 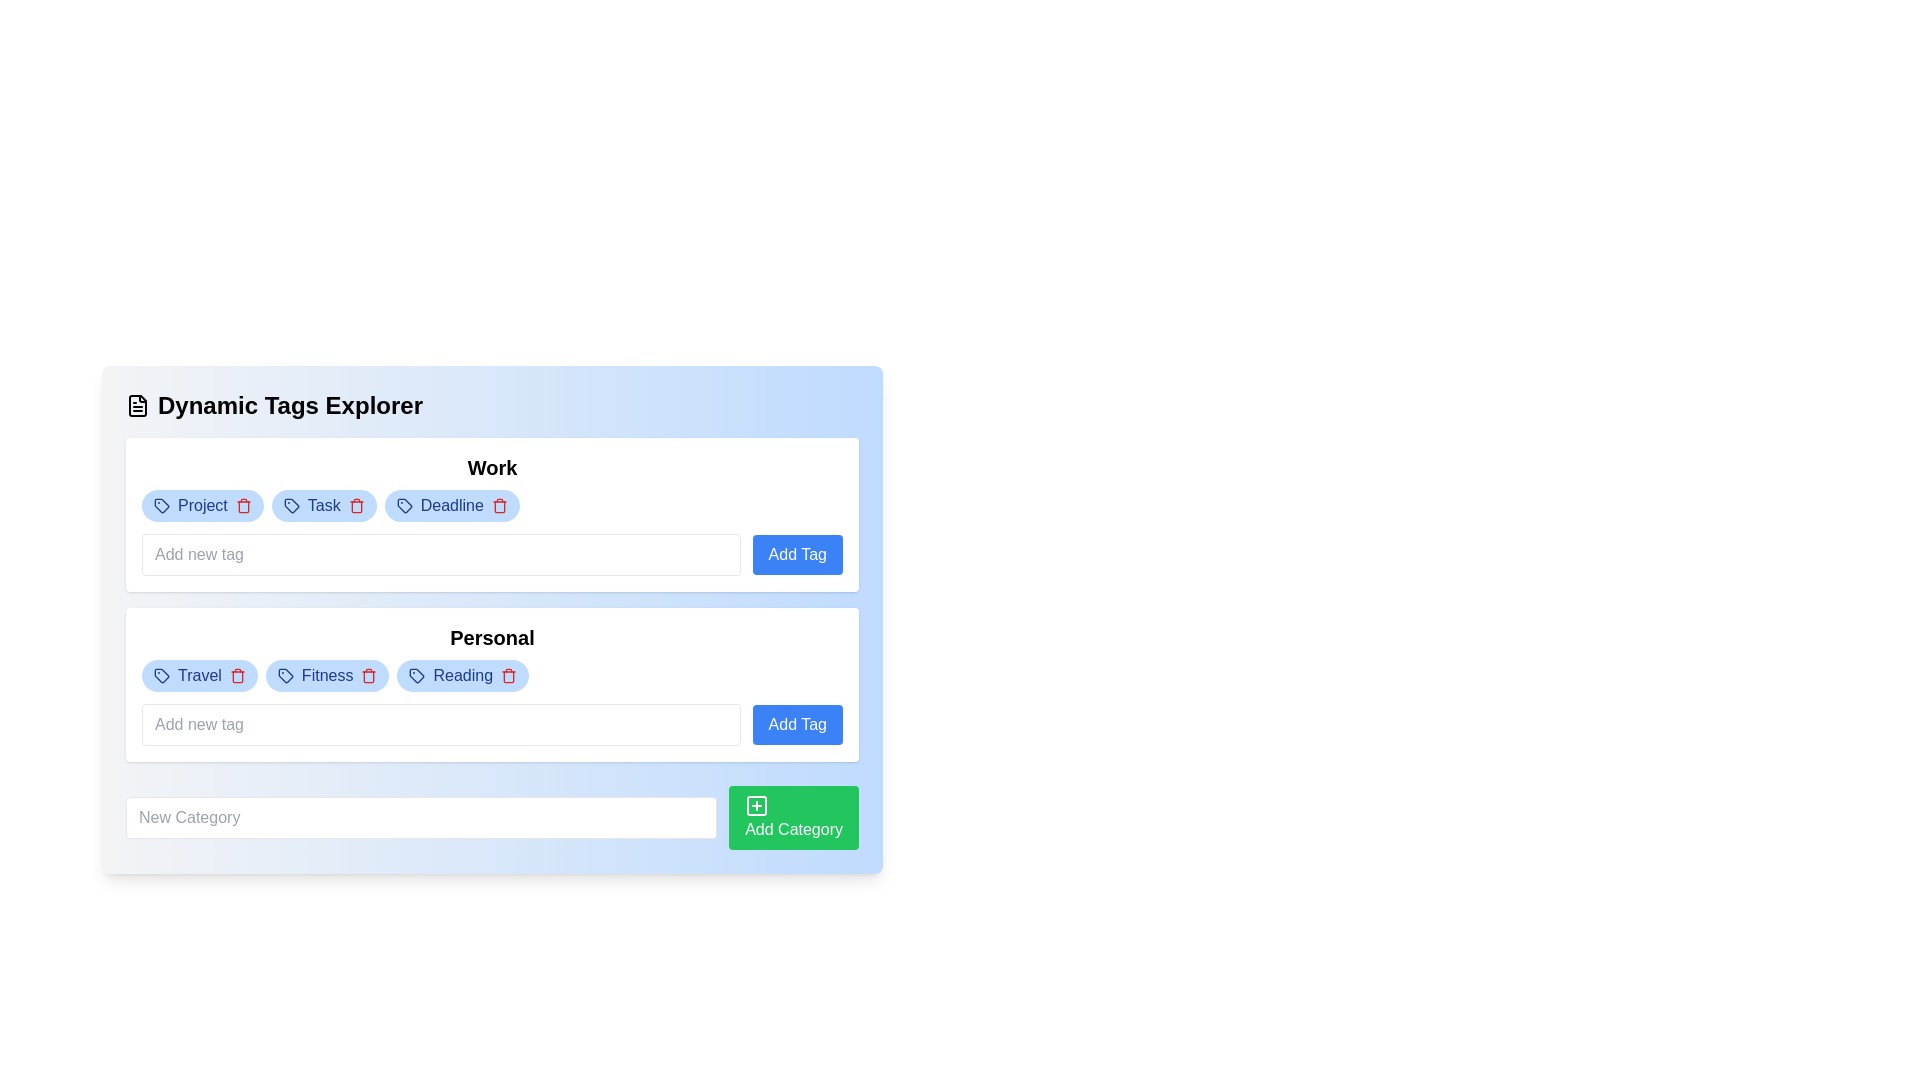 I want to click on the graphical icon resembling a generic tag outline located in the 'Work' category, adjacent to the 'Deadline' tag, so click(x=403, y=504).